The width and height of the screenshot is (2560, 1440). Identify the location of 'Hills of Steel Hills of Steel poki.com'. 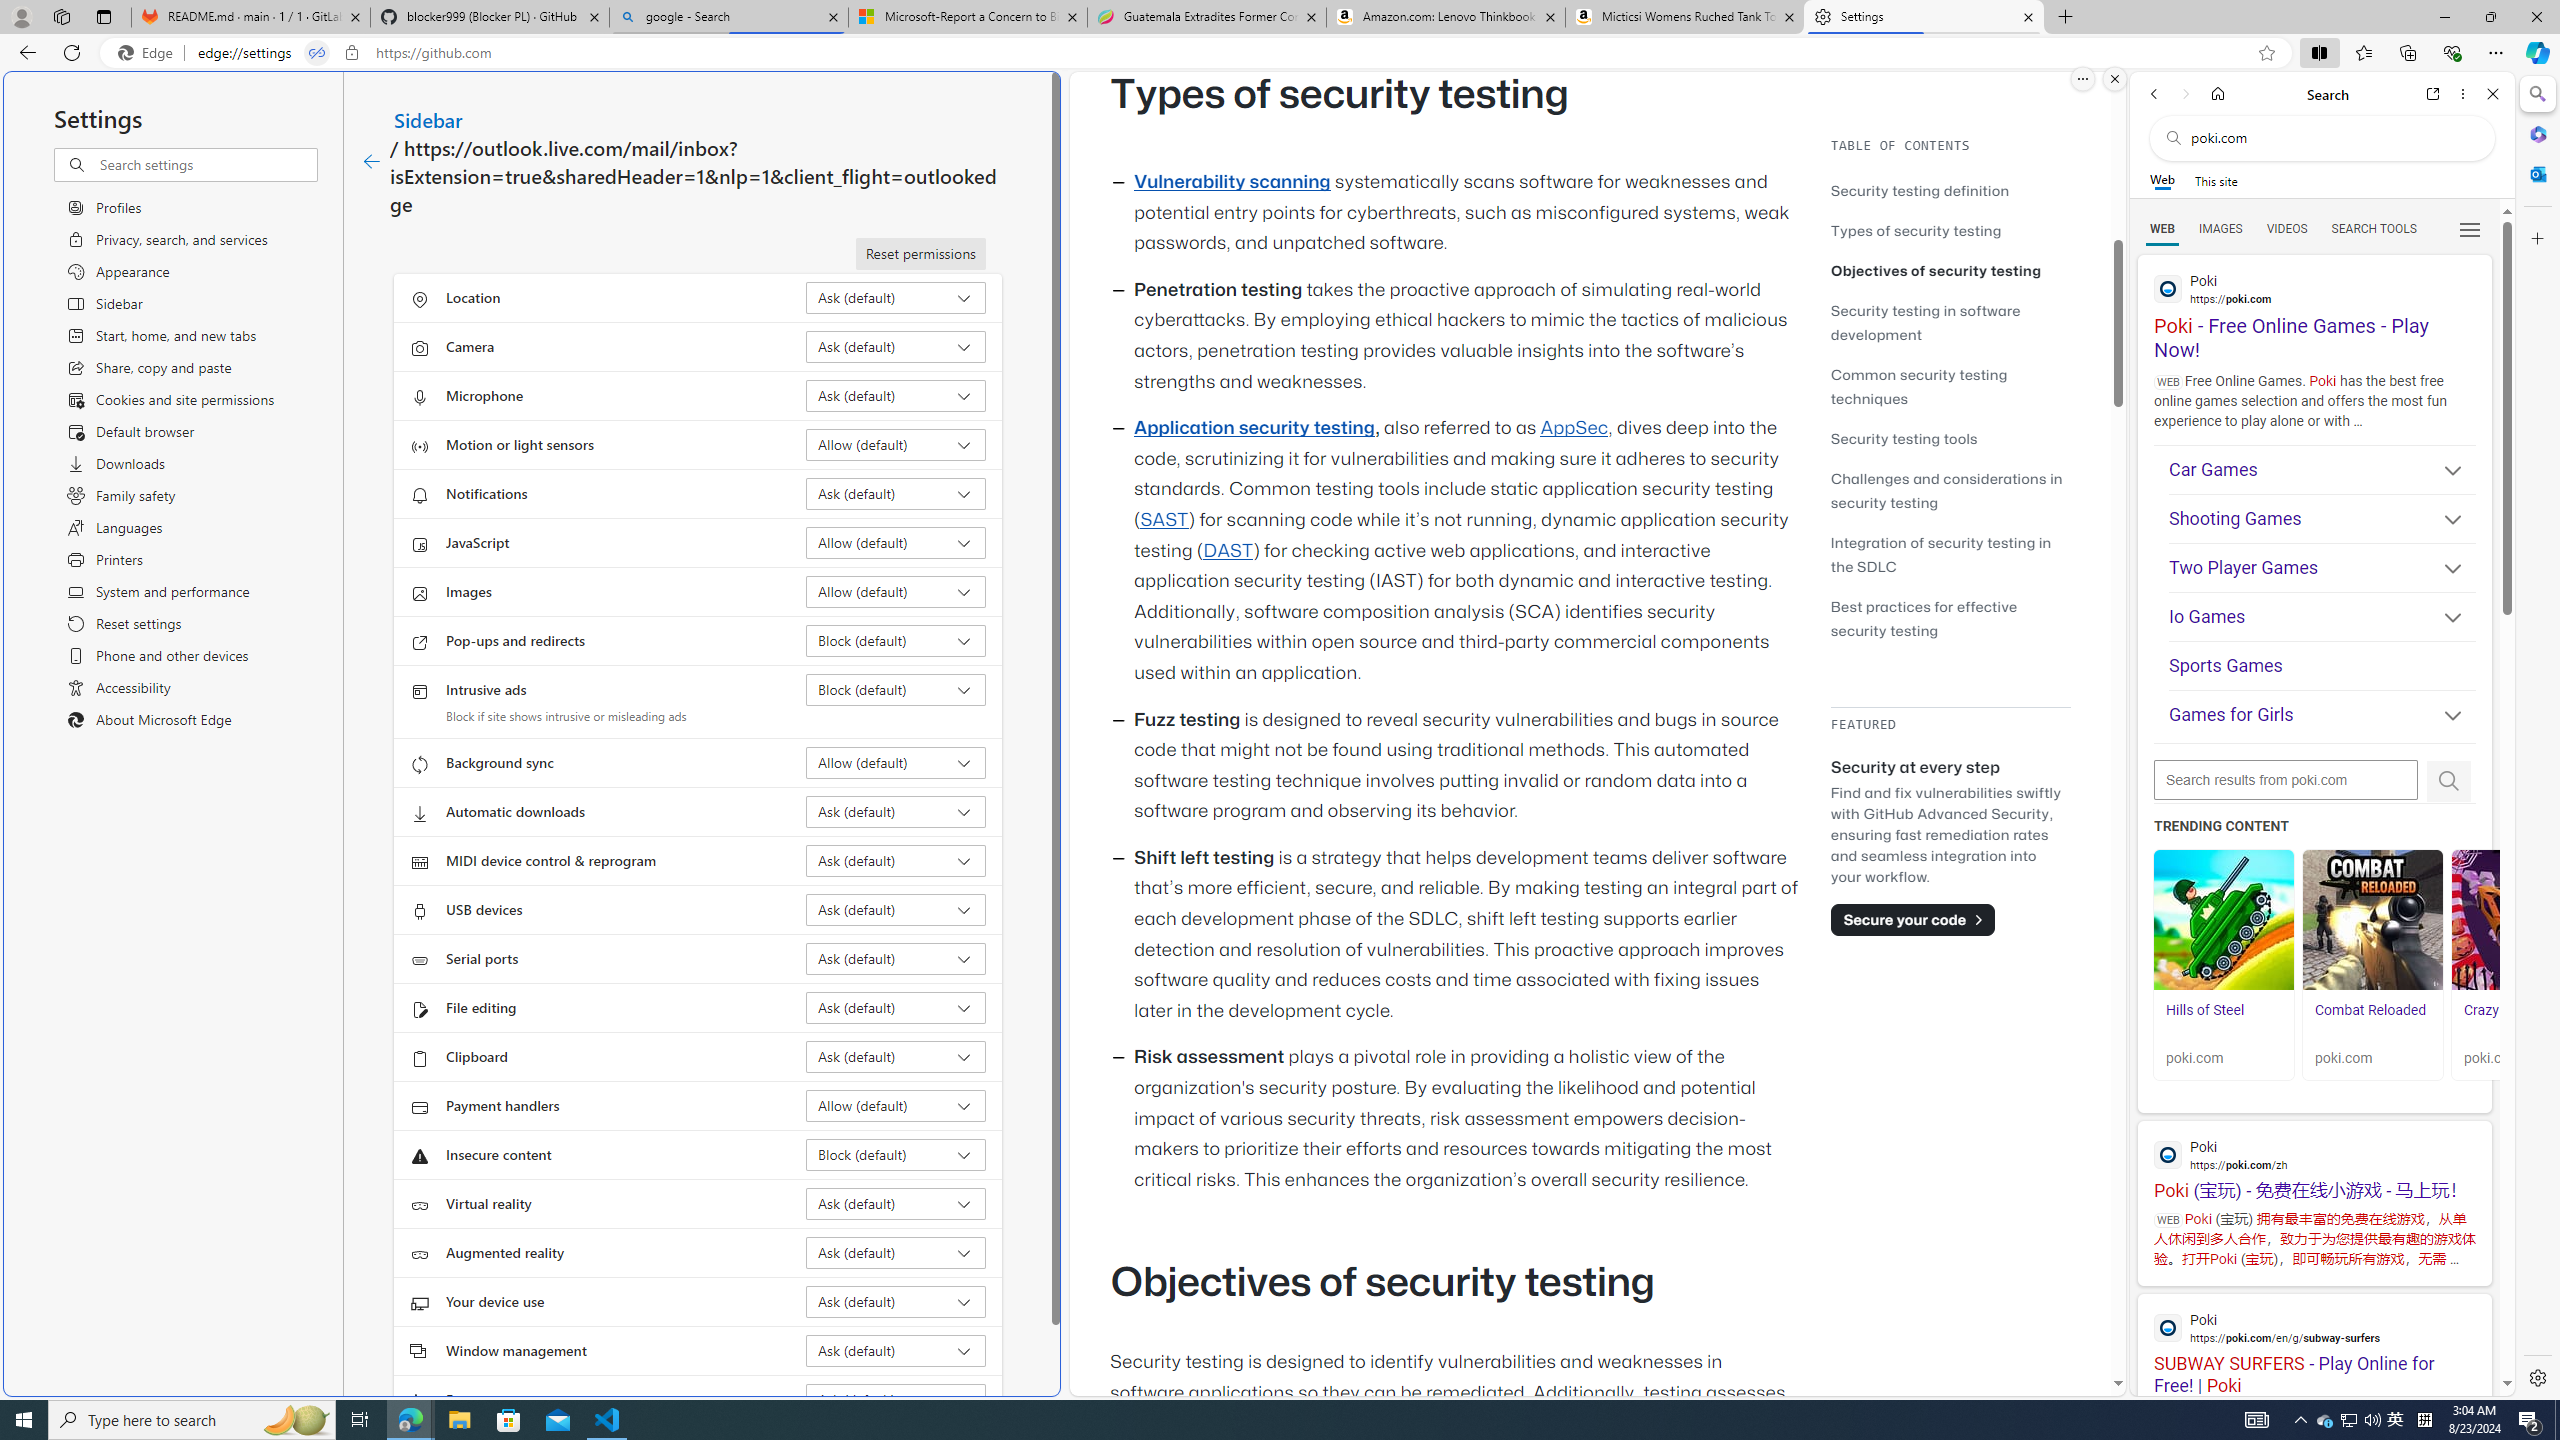
(2222, 964).